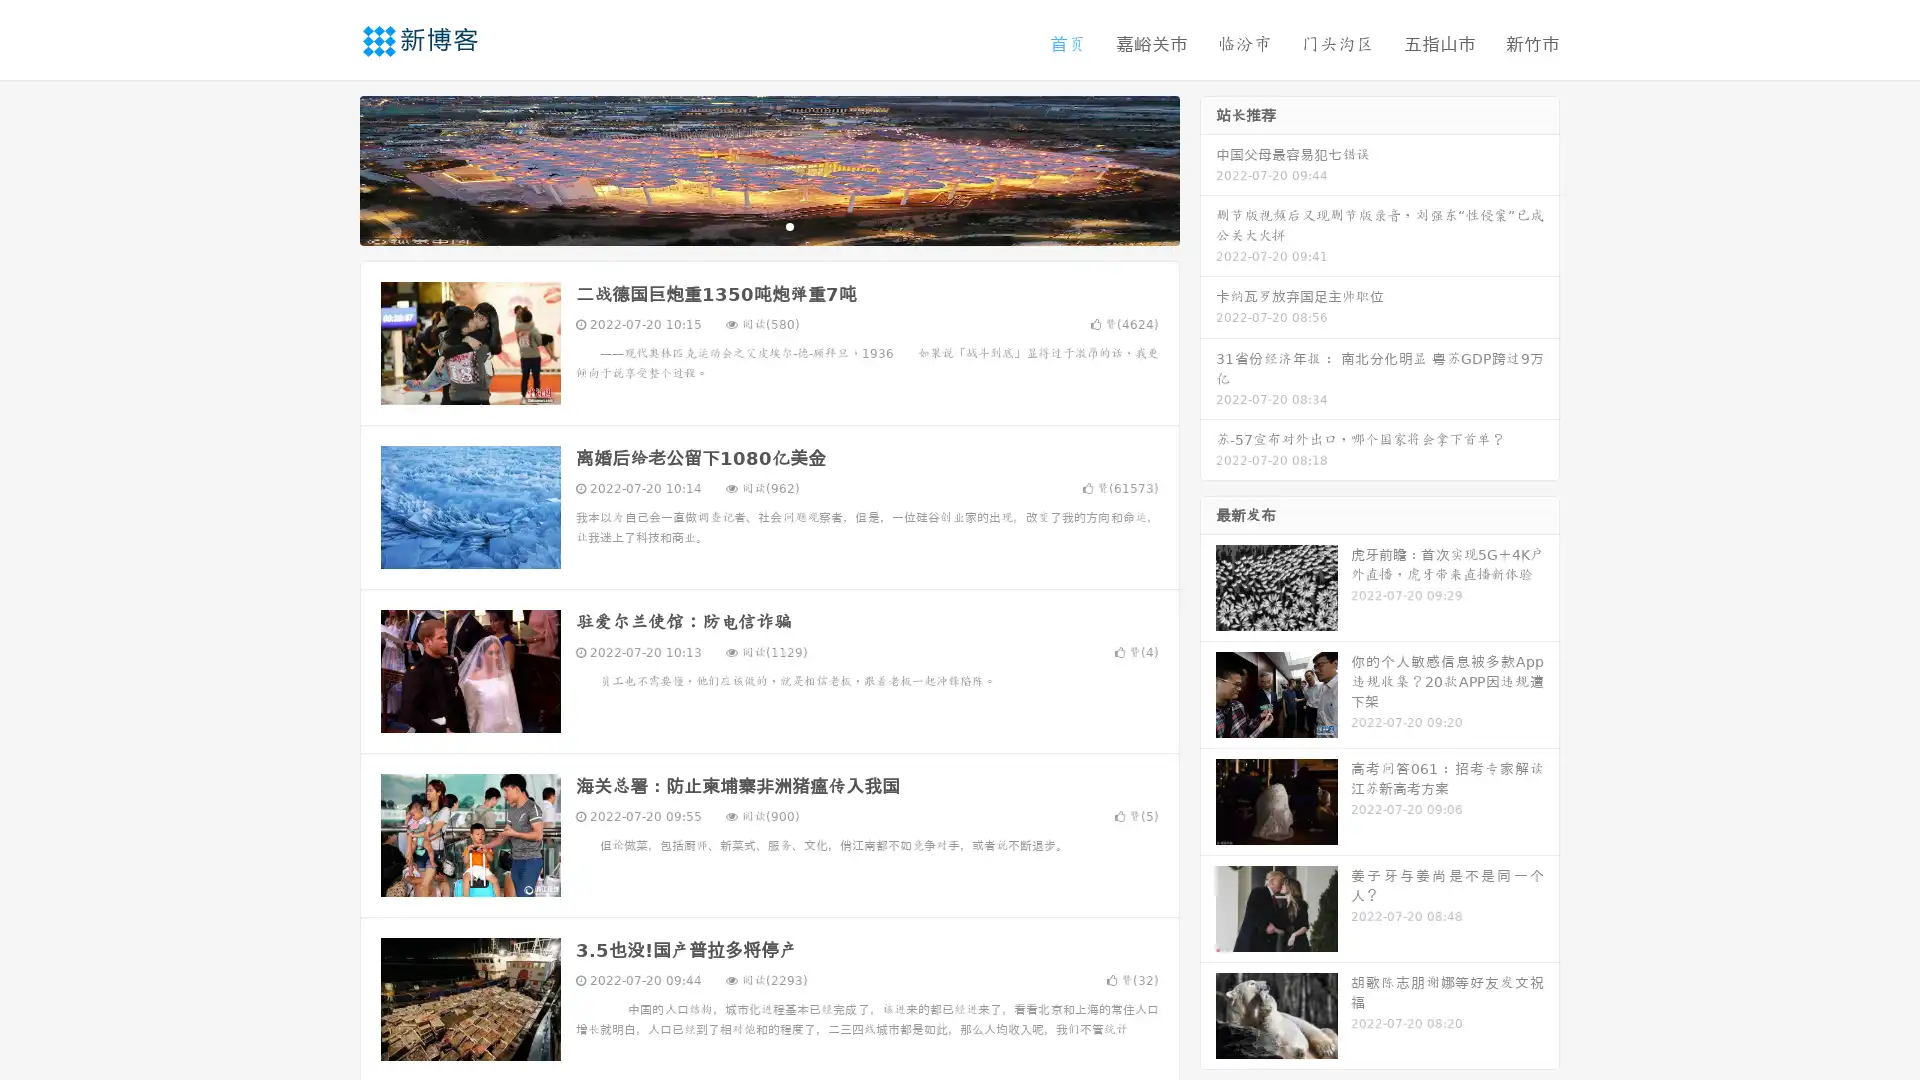 The width and height of the screenshot is (1920, 1080). Describe the element at coordinates (1208, 168) in the screenshot. I see `Next slide` at that location.